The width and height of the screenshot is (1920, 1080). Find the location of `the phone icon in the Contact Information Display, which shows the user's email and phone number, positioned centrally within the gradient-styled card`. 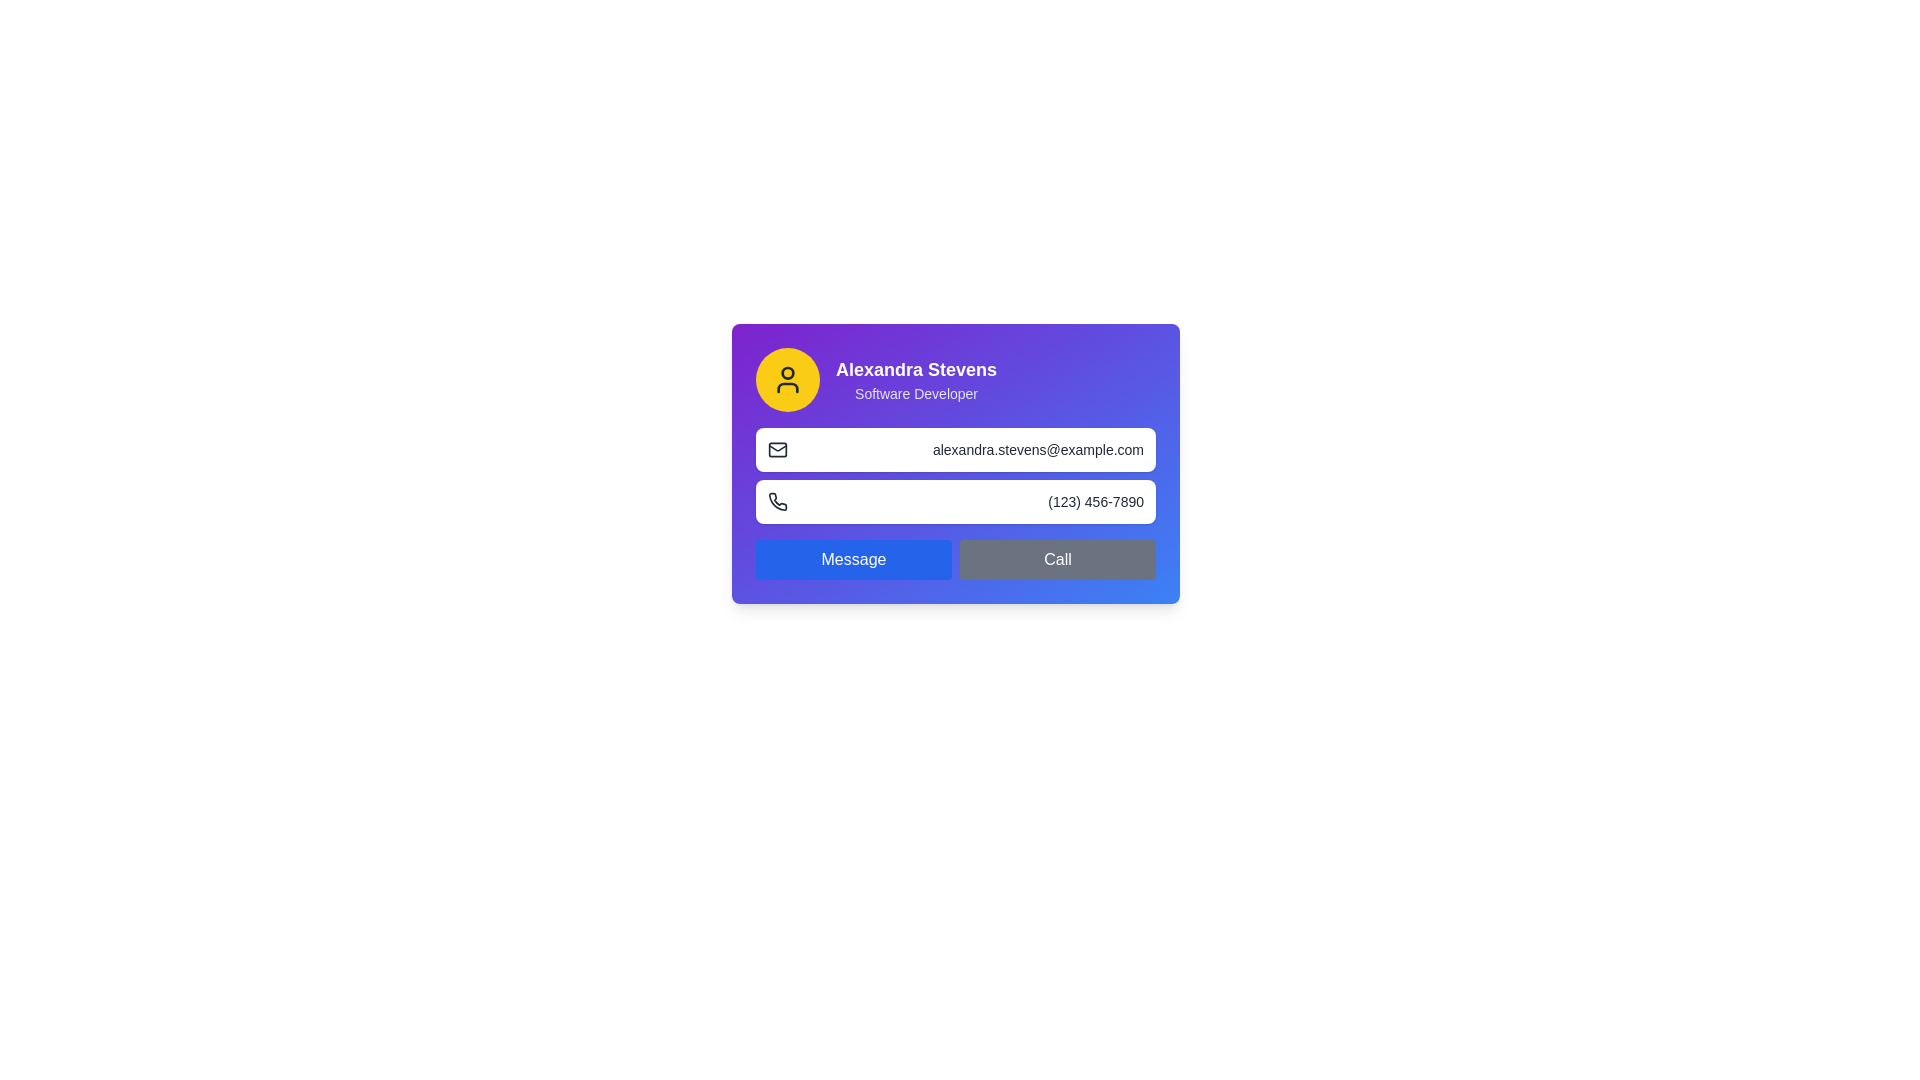

the phone icon in the Contact Information Display, which shows the user's email and phone number, positioned centrally within the gradient-styled card is located at coordinates (954, 475).